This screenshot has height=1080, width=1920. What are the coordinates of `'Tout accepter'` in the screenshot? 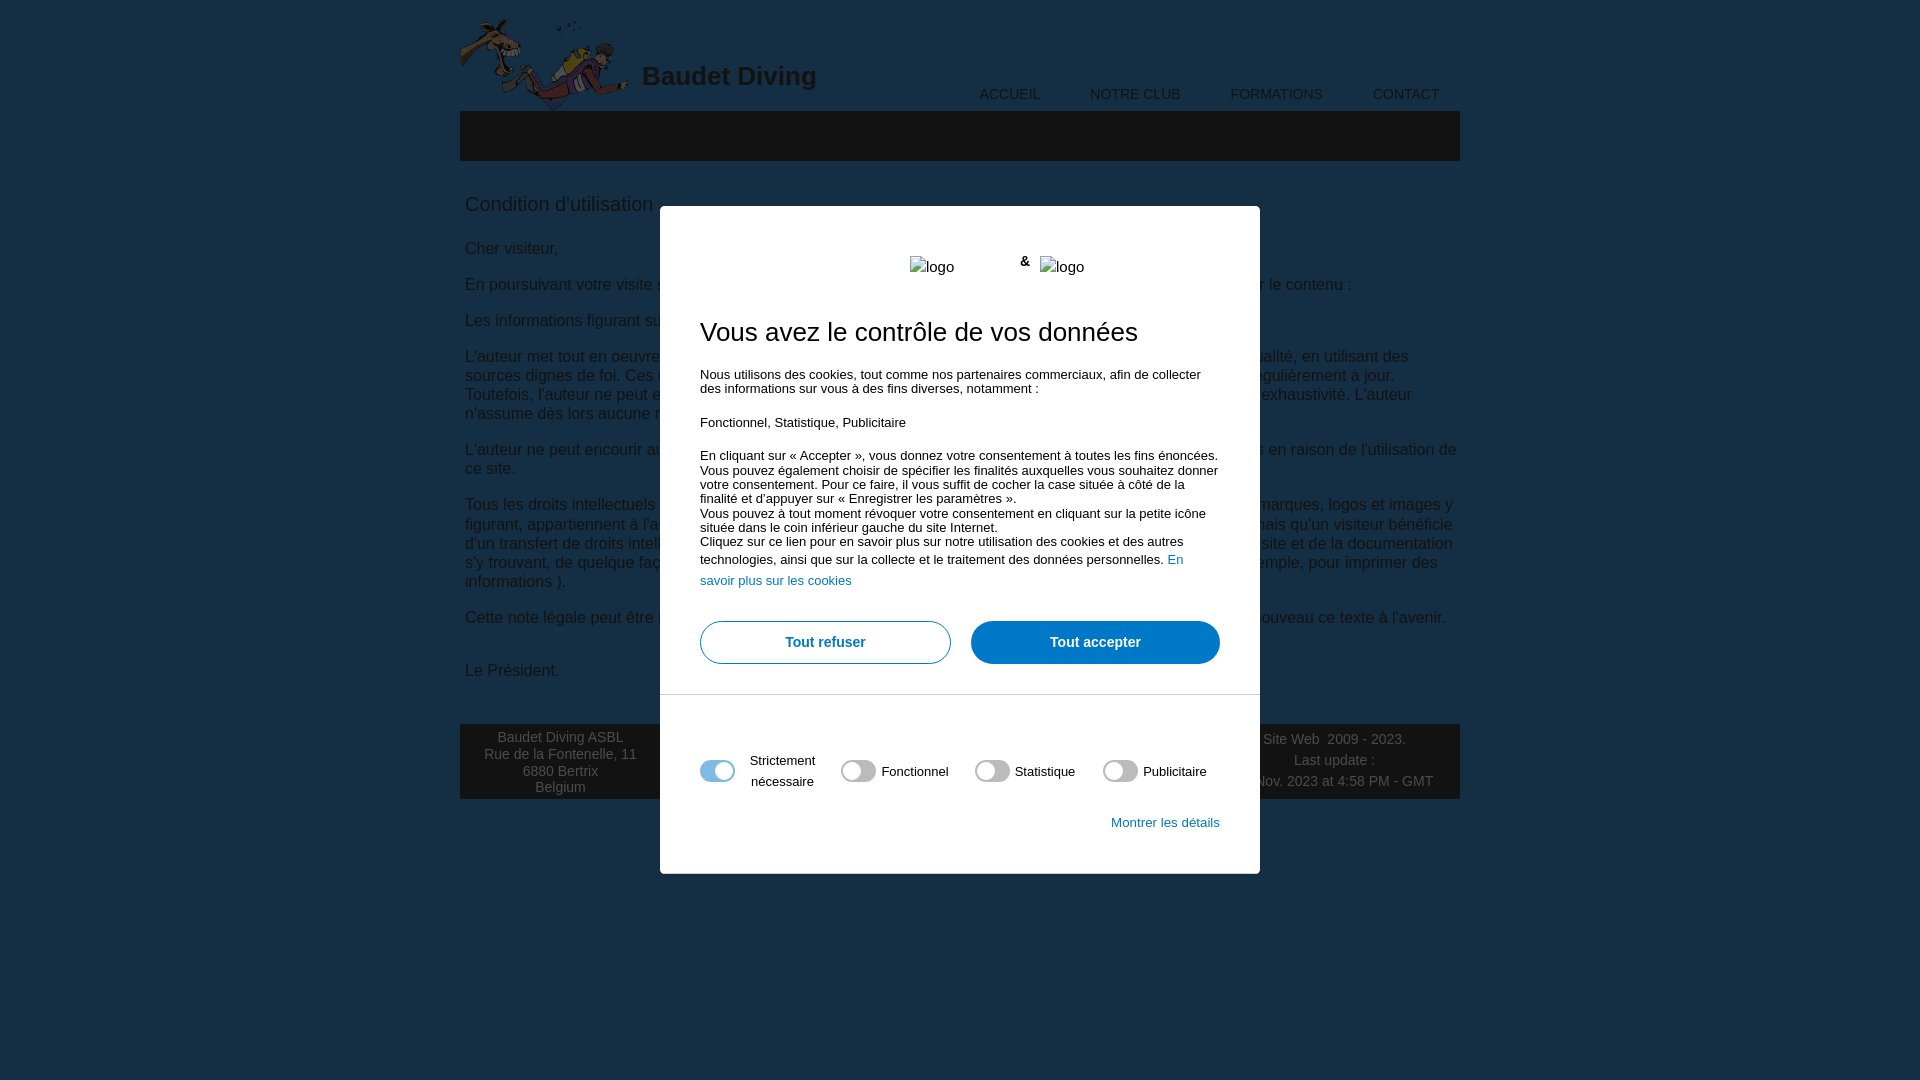 It's located at (1094, 642).